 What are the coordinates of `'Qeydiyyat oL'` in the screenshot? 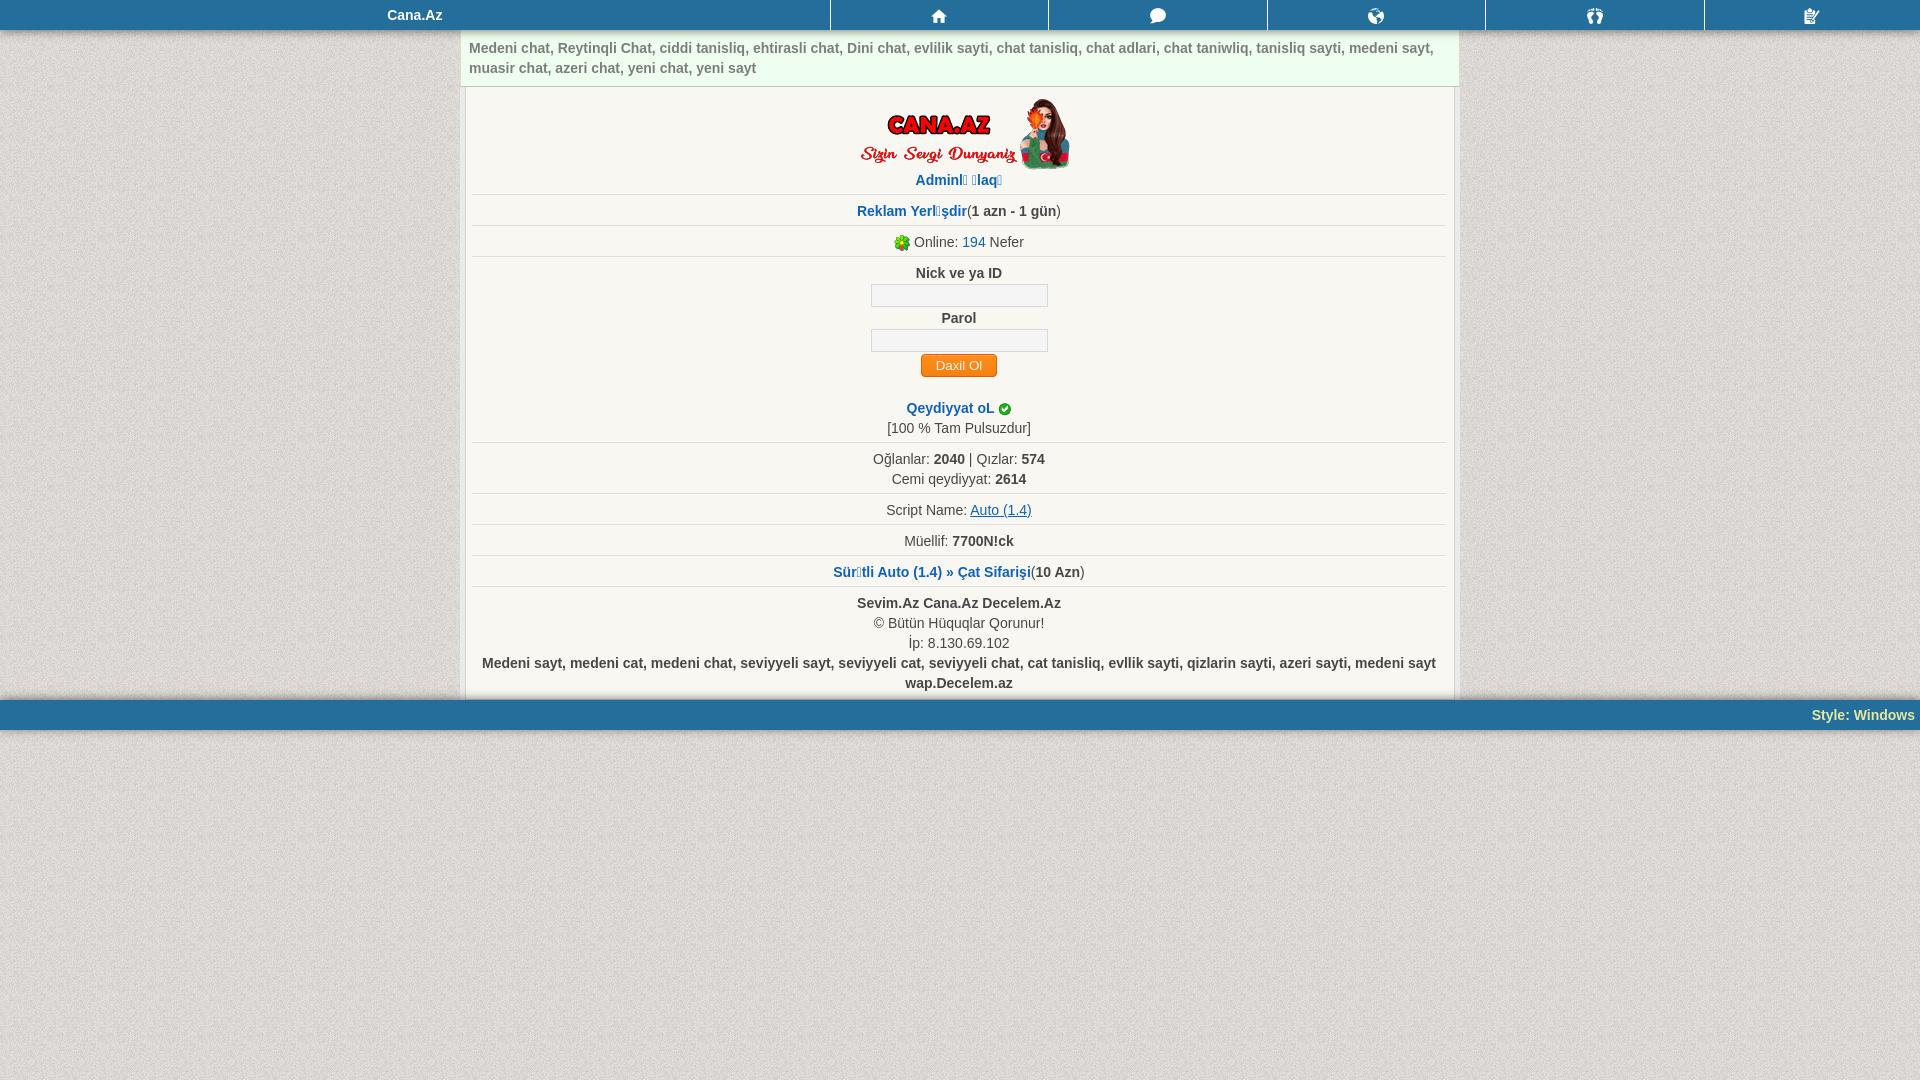 It's located at (952, 407).